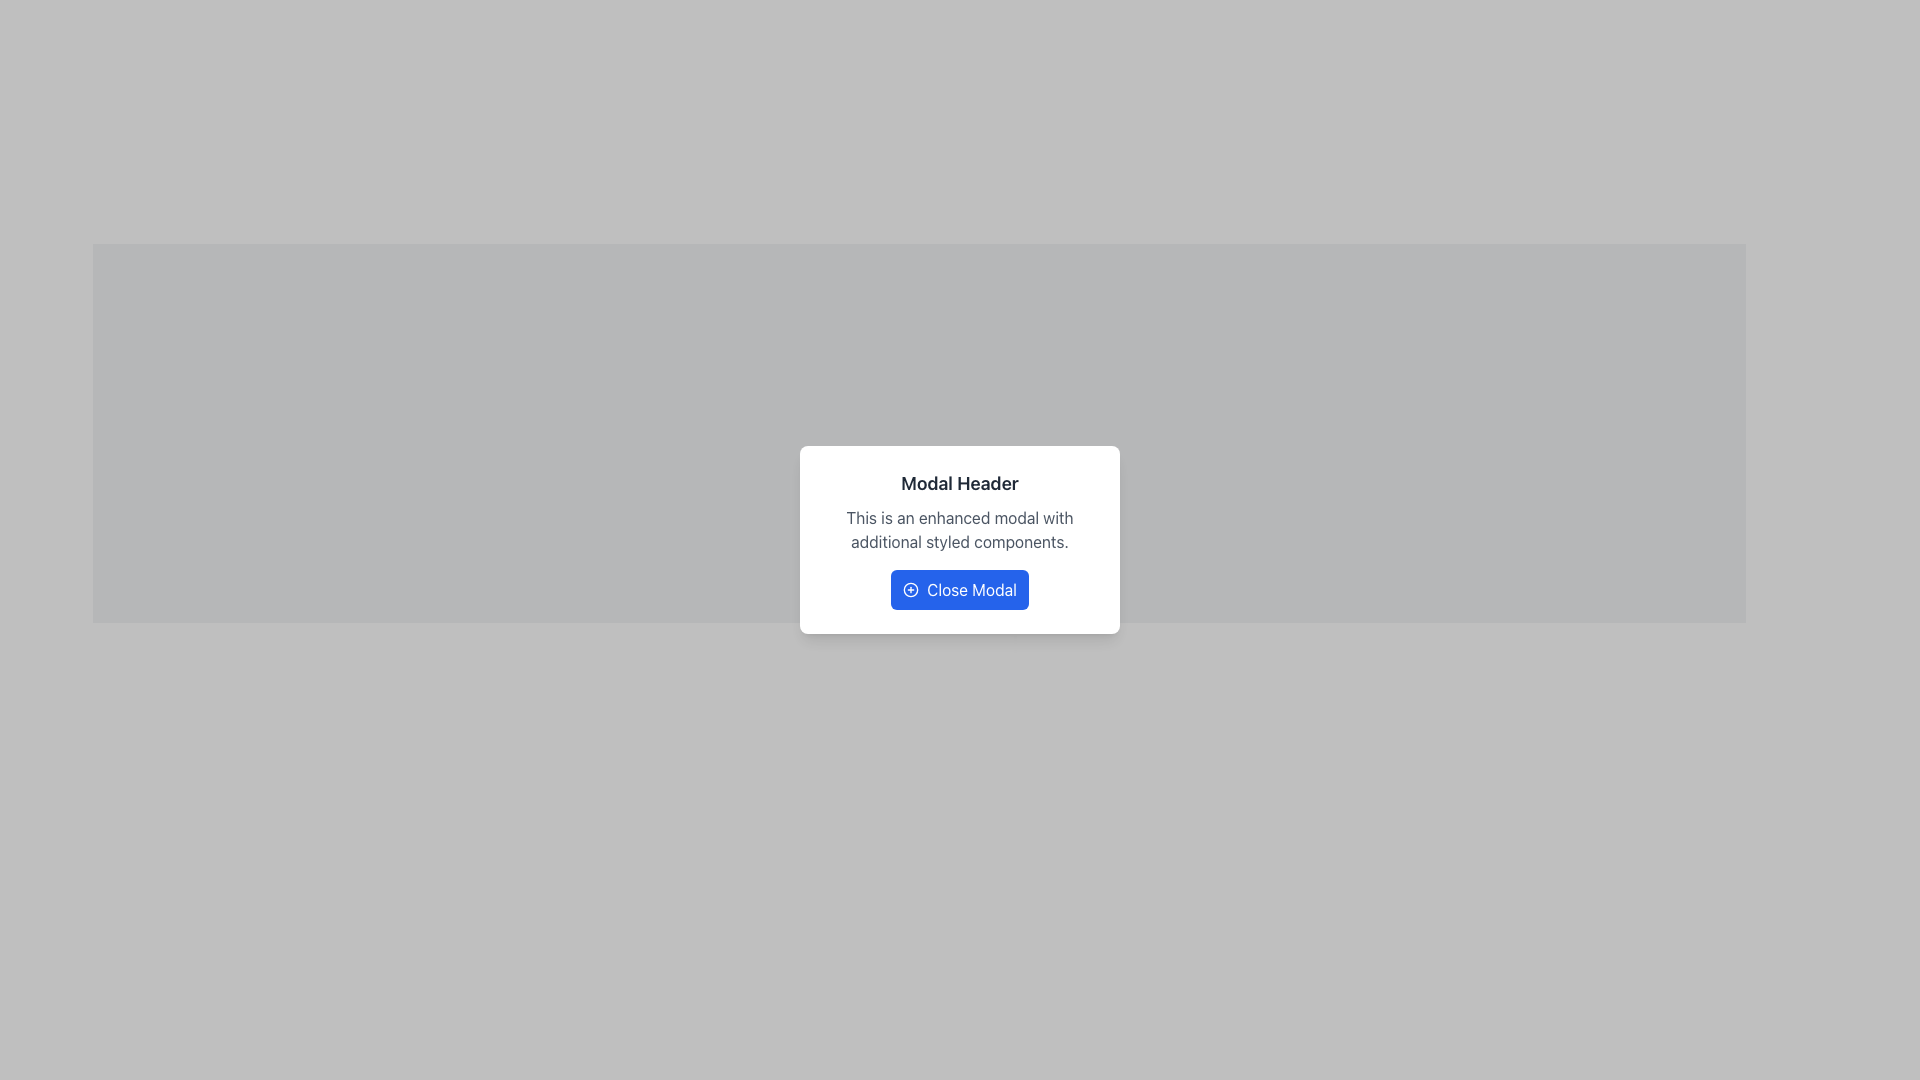  I want to click on the icon located to the left of the 'Close Modal' button in the modal dialog, so click(910, 589).